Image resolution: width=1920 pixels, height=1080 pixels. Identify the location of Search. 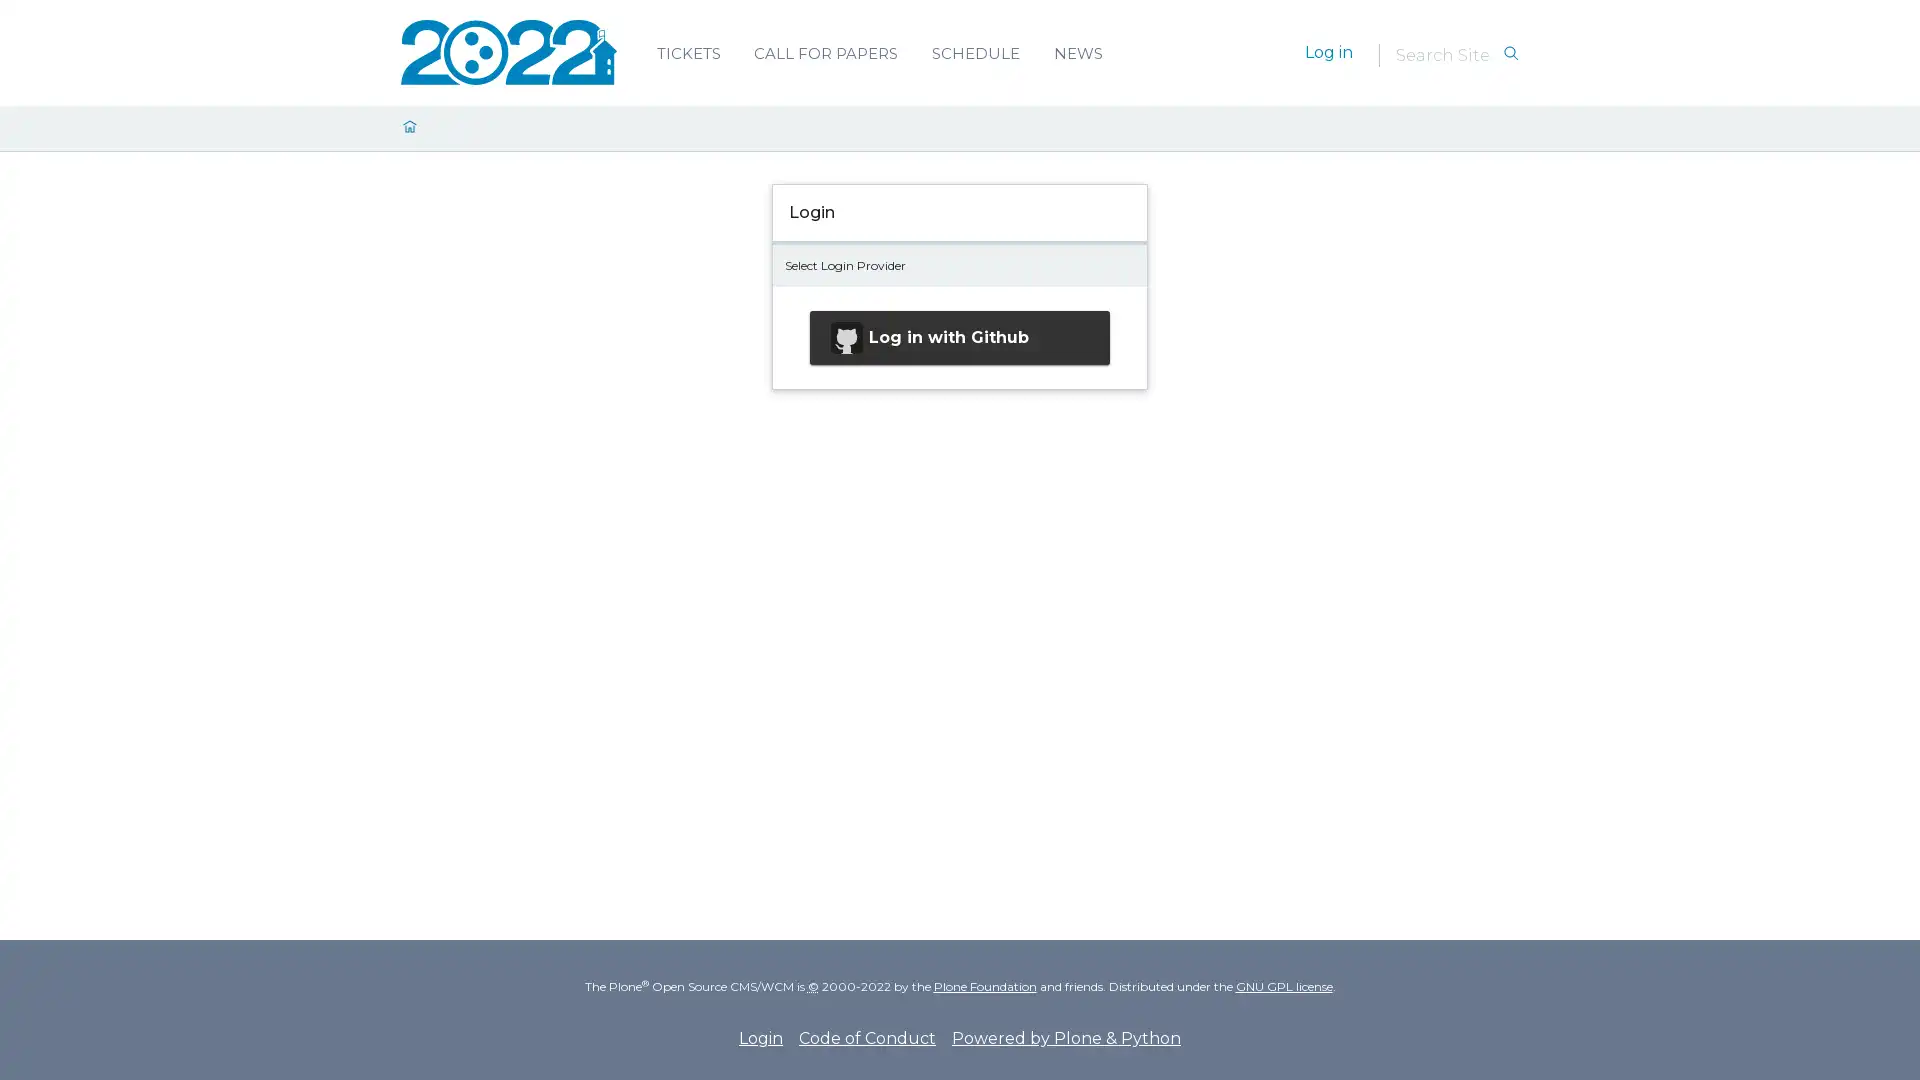
(1510, 53).